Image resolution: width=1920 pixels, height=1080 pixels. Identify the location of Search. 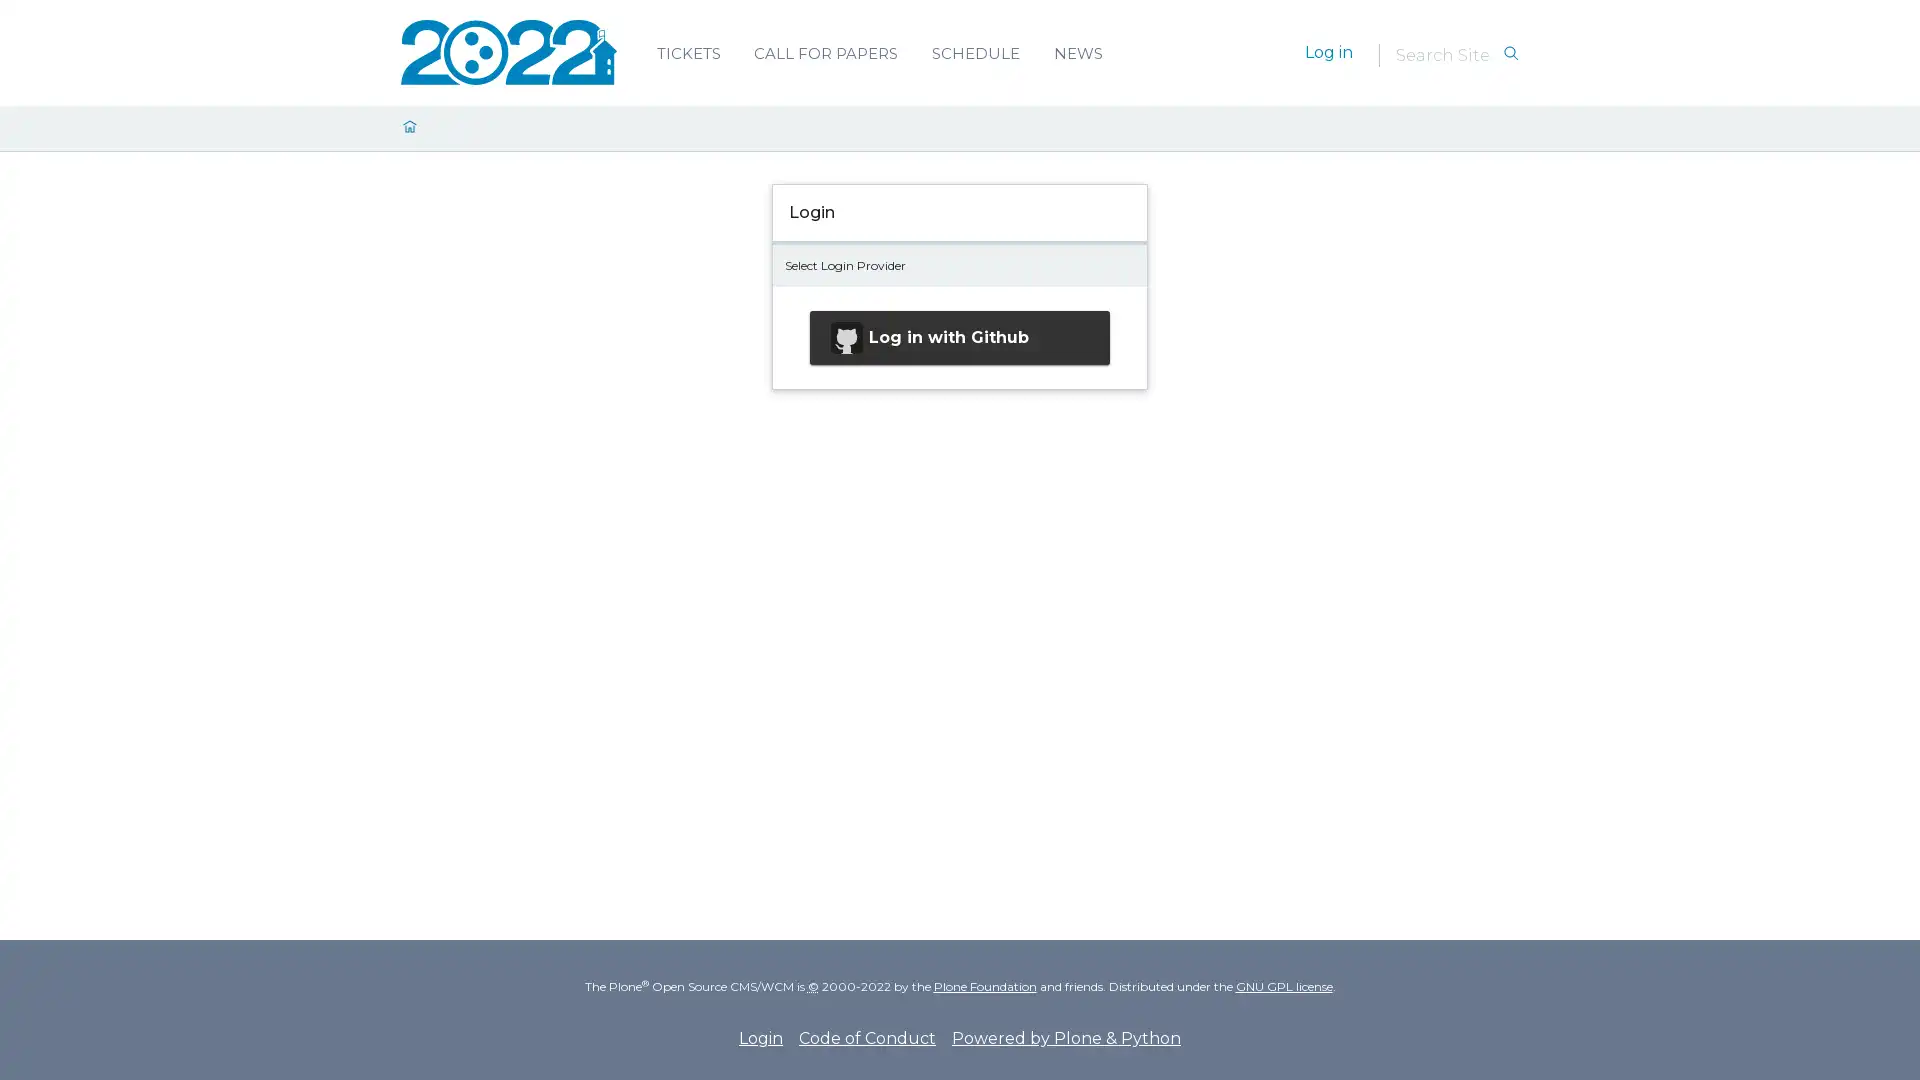
(1510, 53).